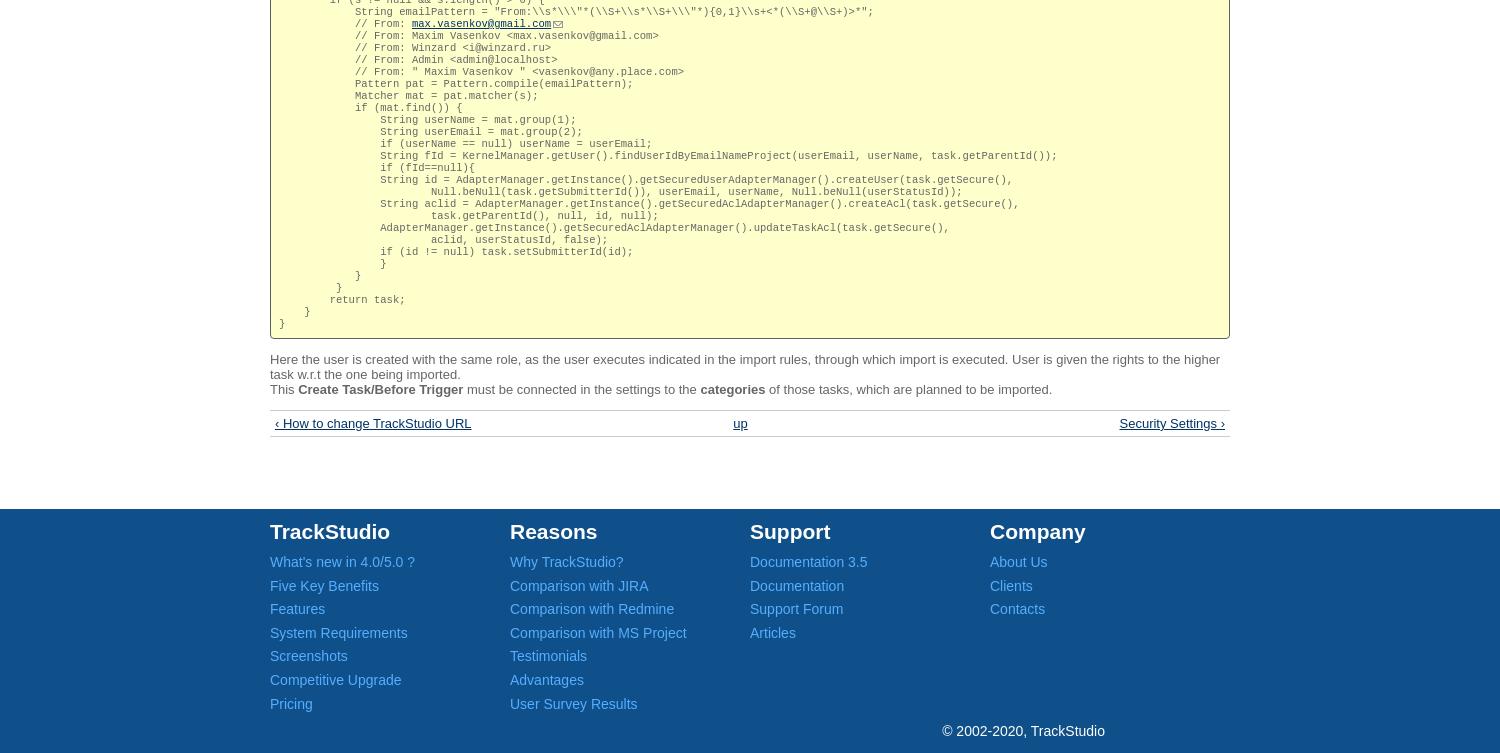 Image resolution: width=1500 pixels, height=753 pixels. What do you see at coordinates (510, 677) in the screenshot?
I see `'Advantages'` at bounding box center [510, 677].